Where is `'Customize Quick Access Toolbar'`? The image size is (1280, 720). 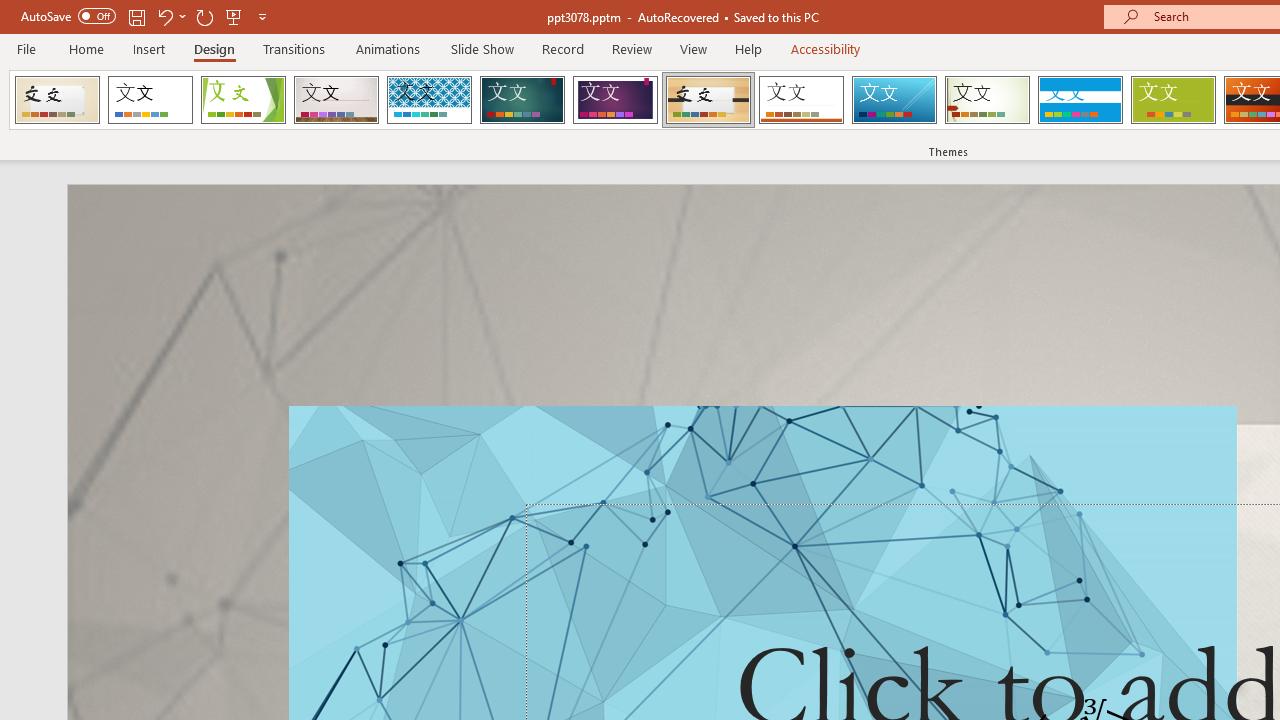 'Customize Quick Access Toolbar' is located at coordinates (262, 16).